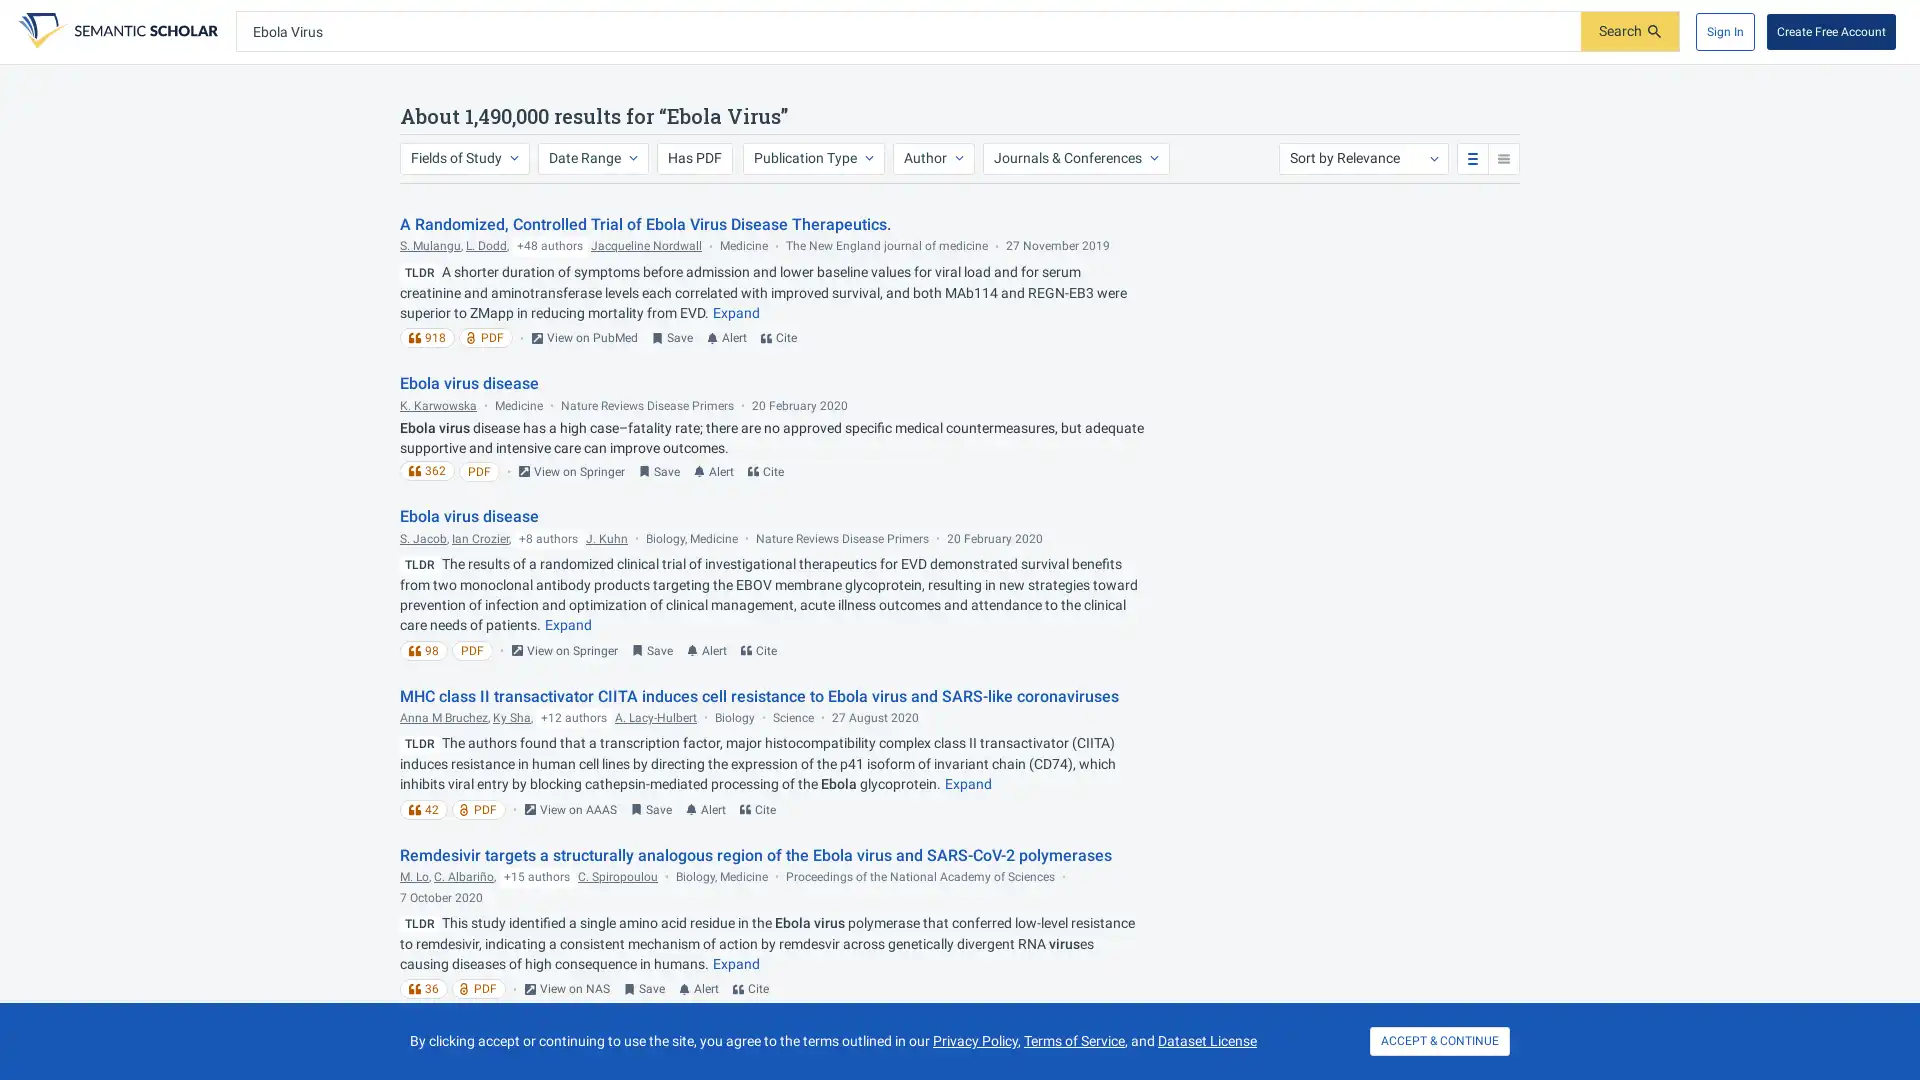 This screenshot has height=1080, width=1920. What do you see at coordinates (573, 716) in the screenshot?
I see `+12 authors` at bounding box center [573, 716].